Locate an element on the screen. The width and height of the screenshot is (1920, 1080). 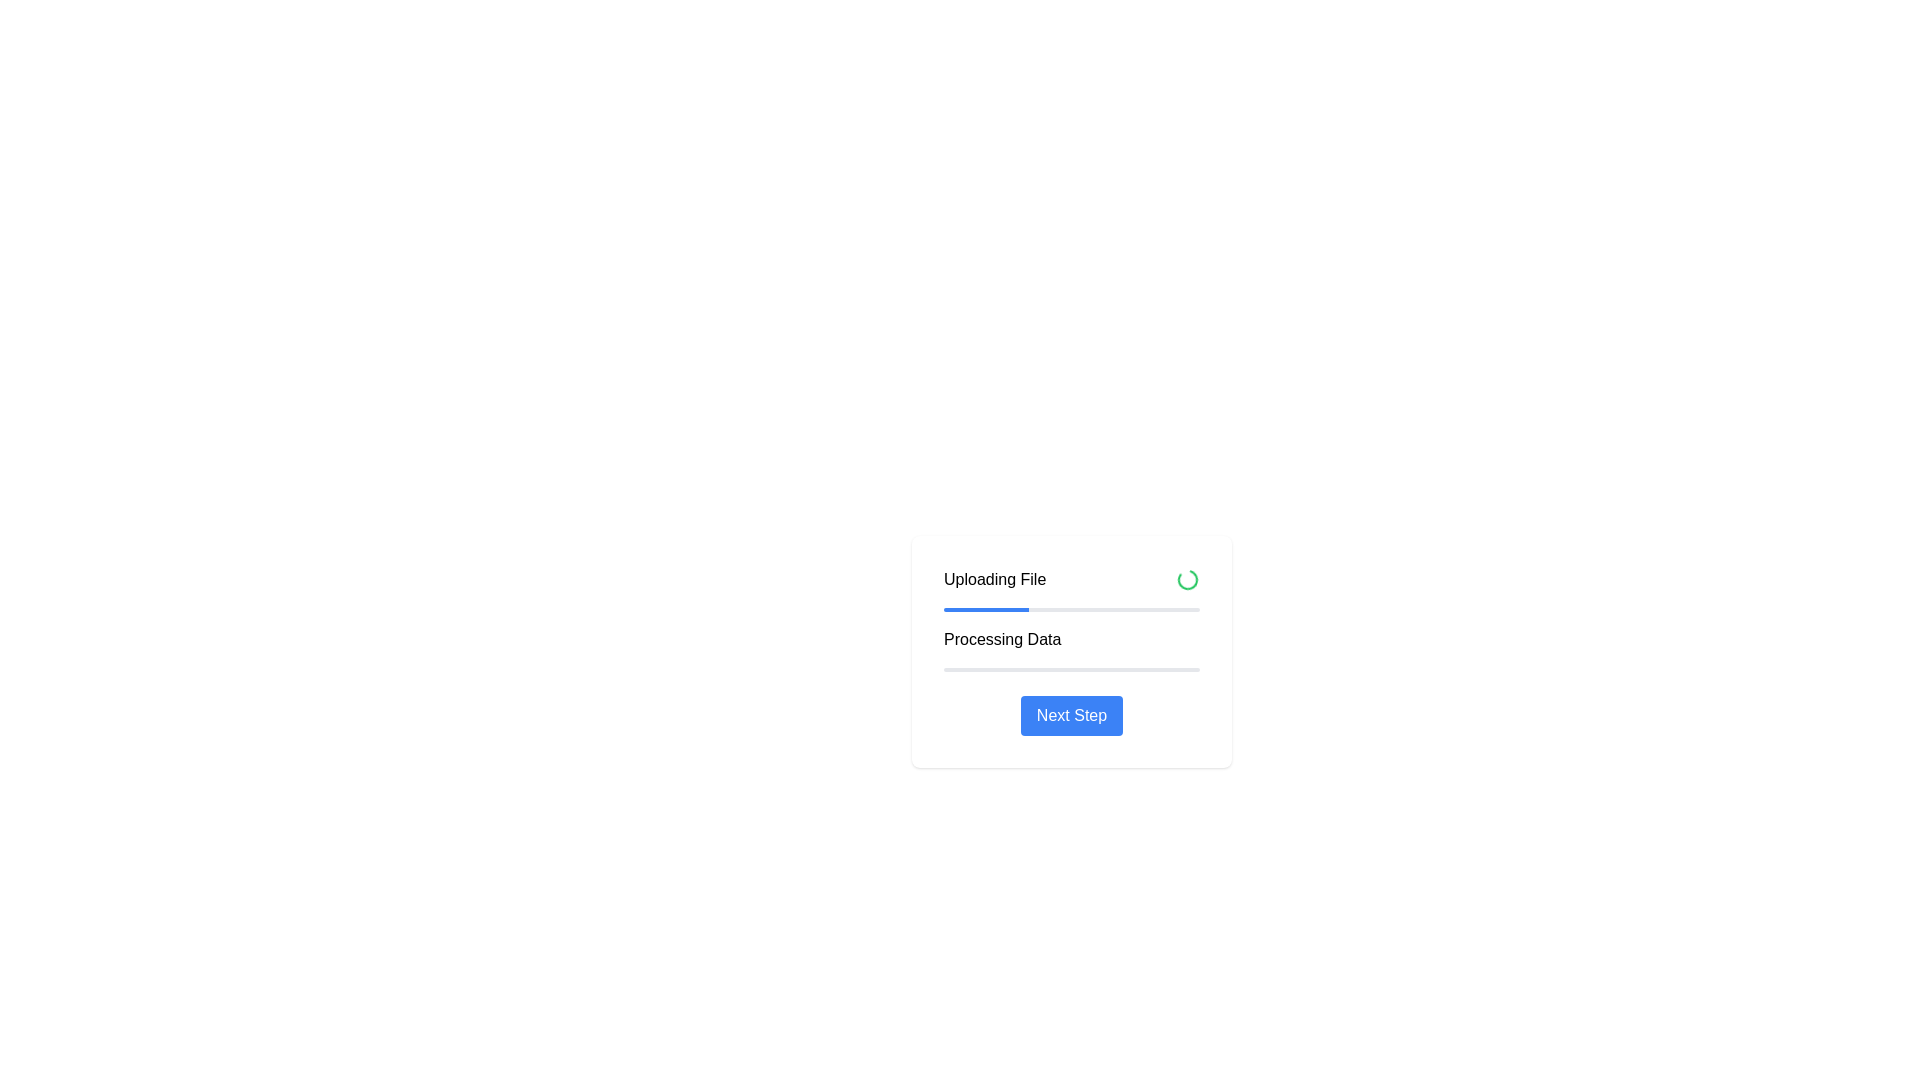
the progress bar is located at coordinates (975, 608).